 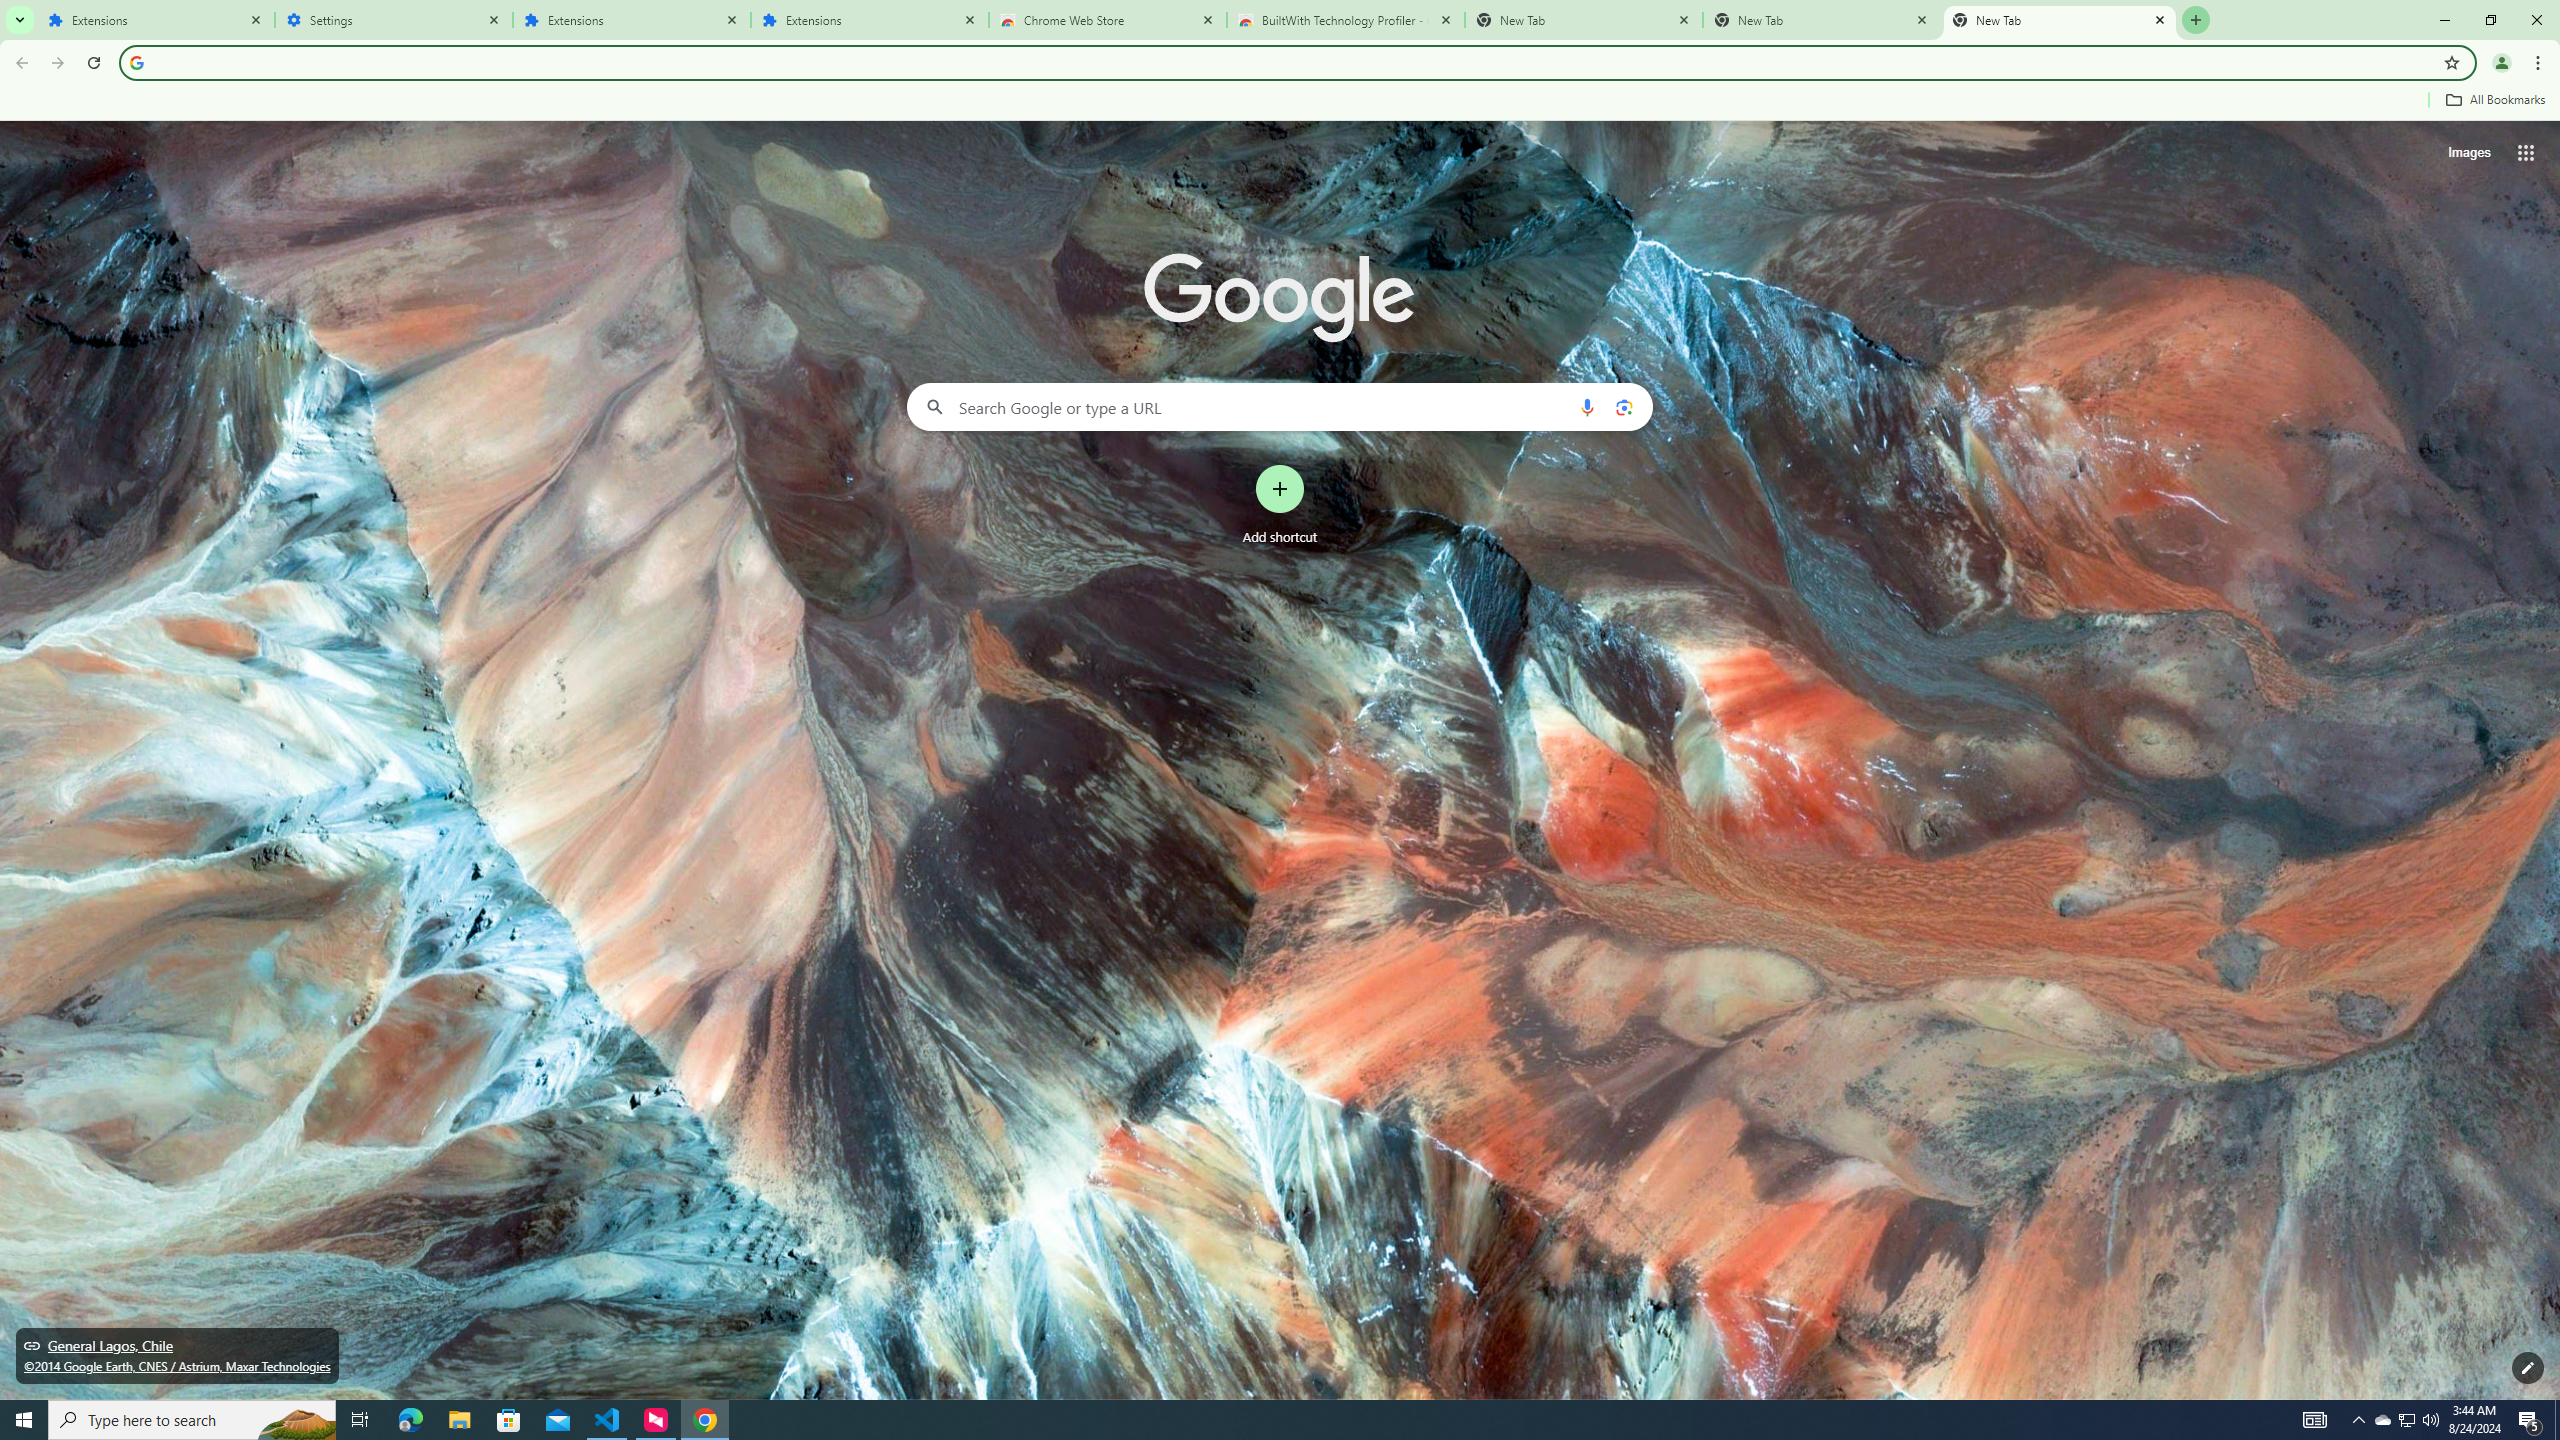 I want to click on 'Extensions', so click(x=631, y=19).